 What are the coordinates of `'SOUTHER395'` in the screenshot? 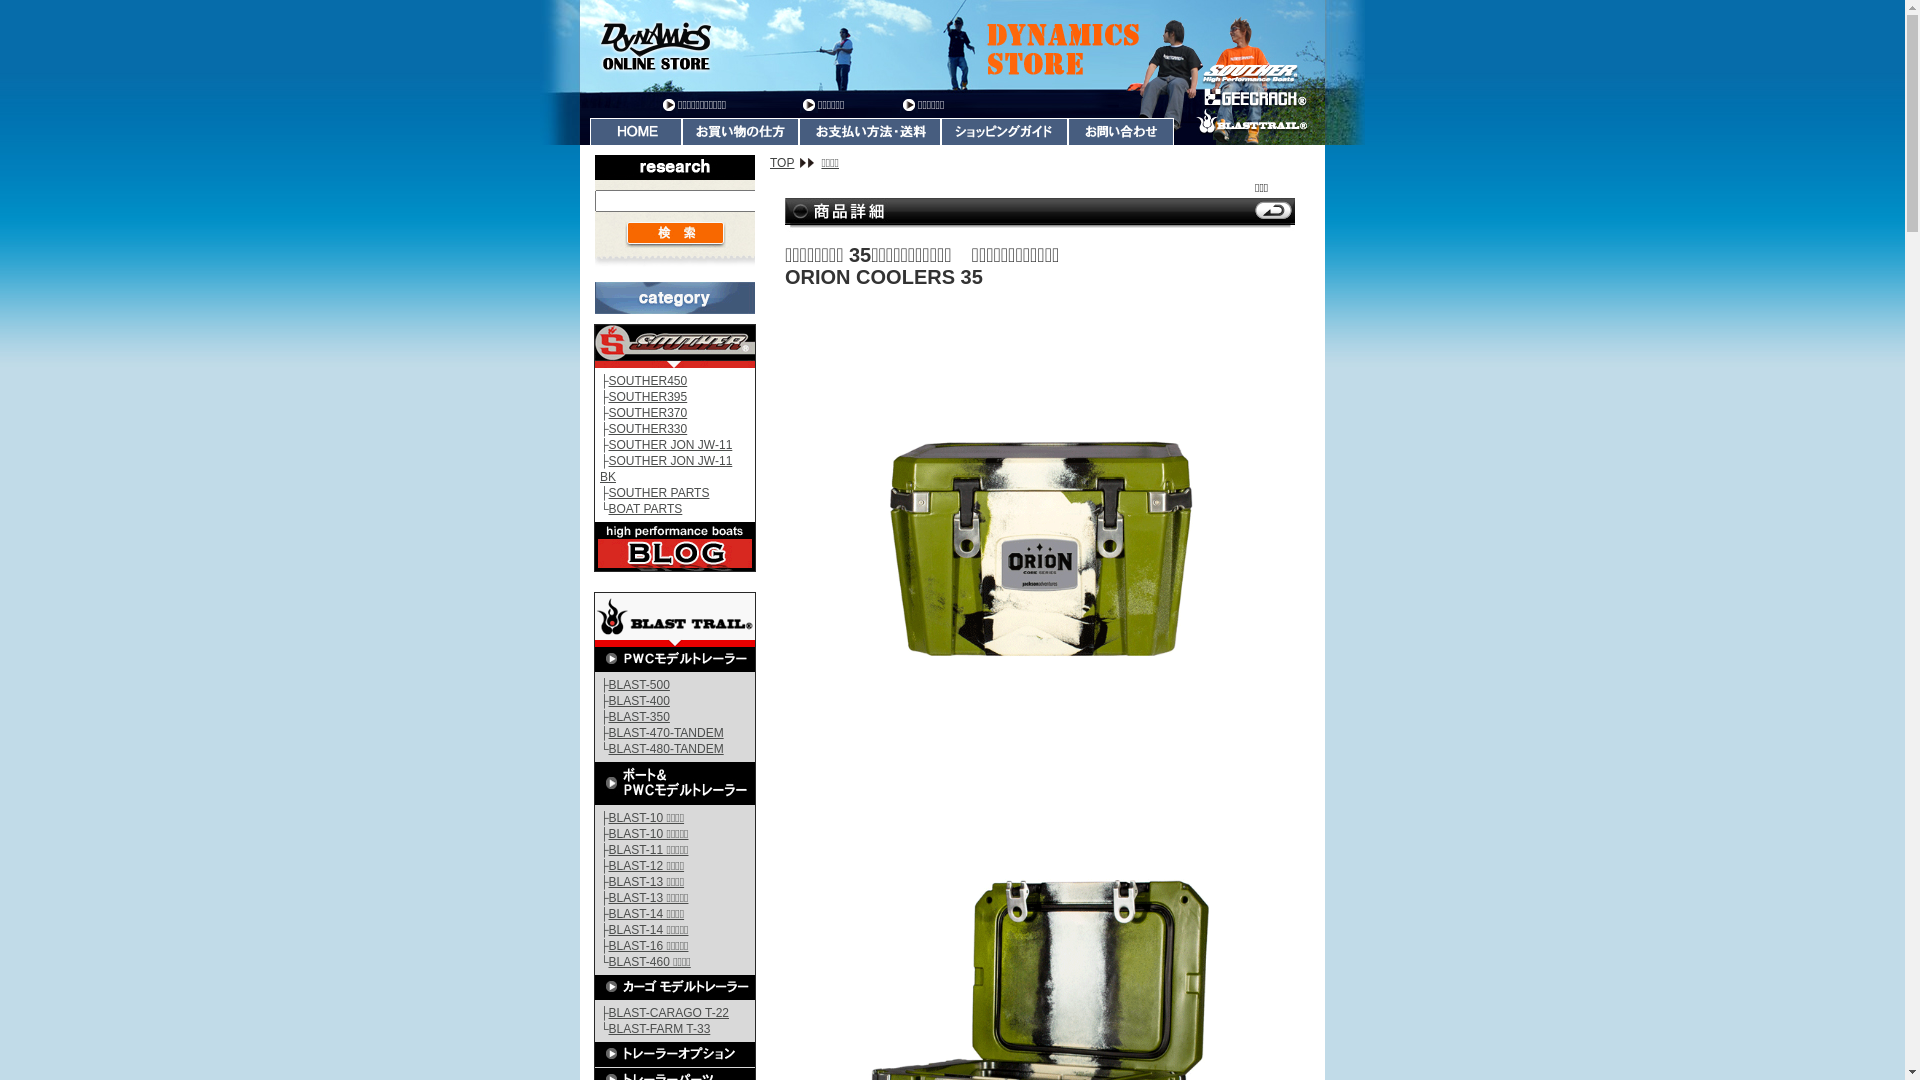 It's located at (608, 397).